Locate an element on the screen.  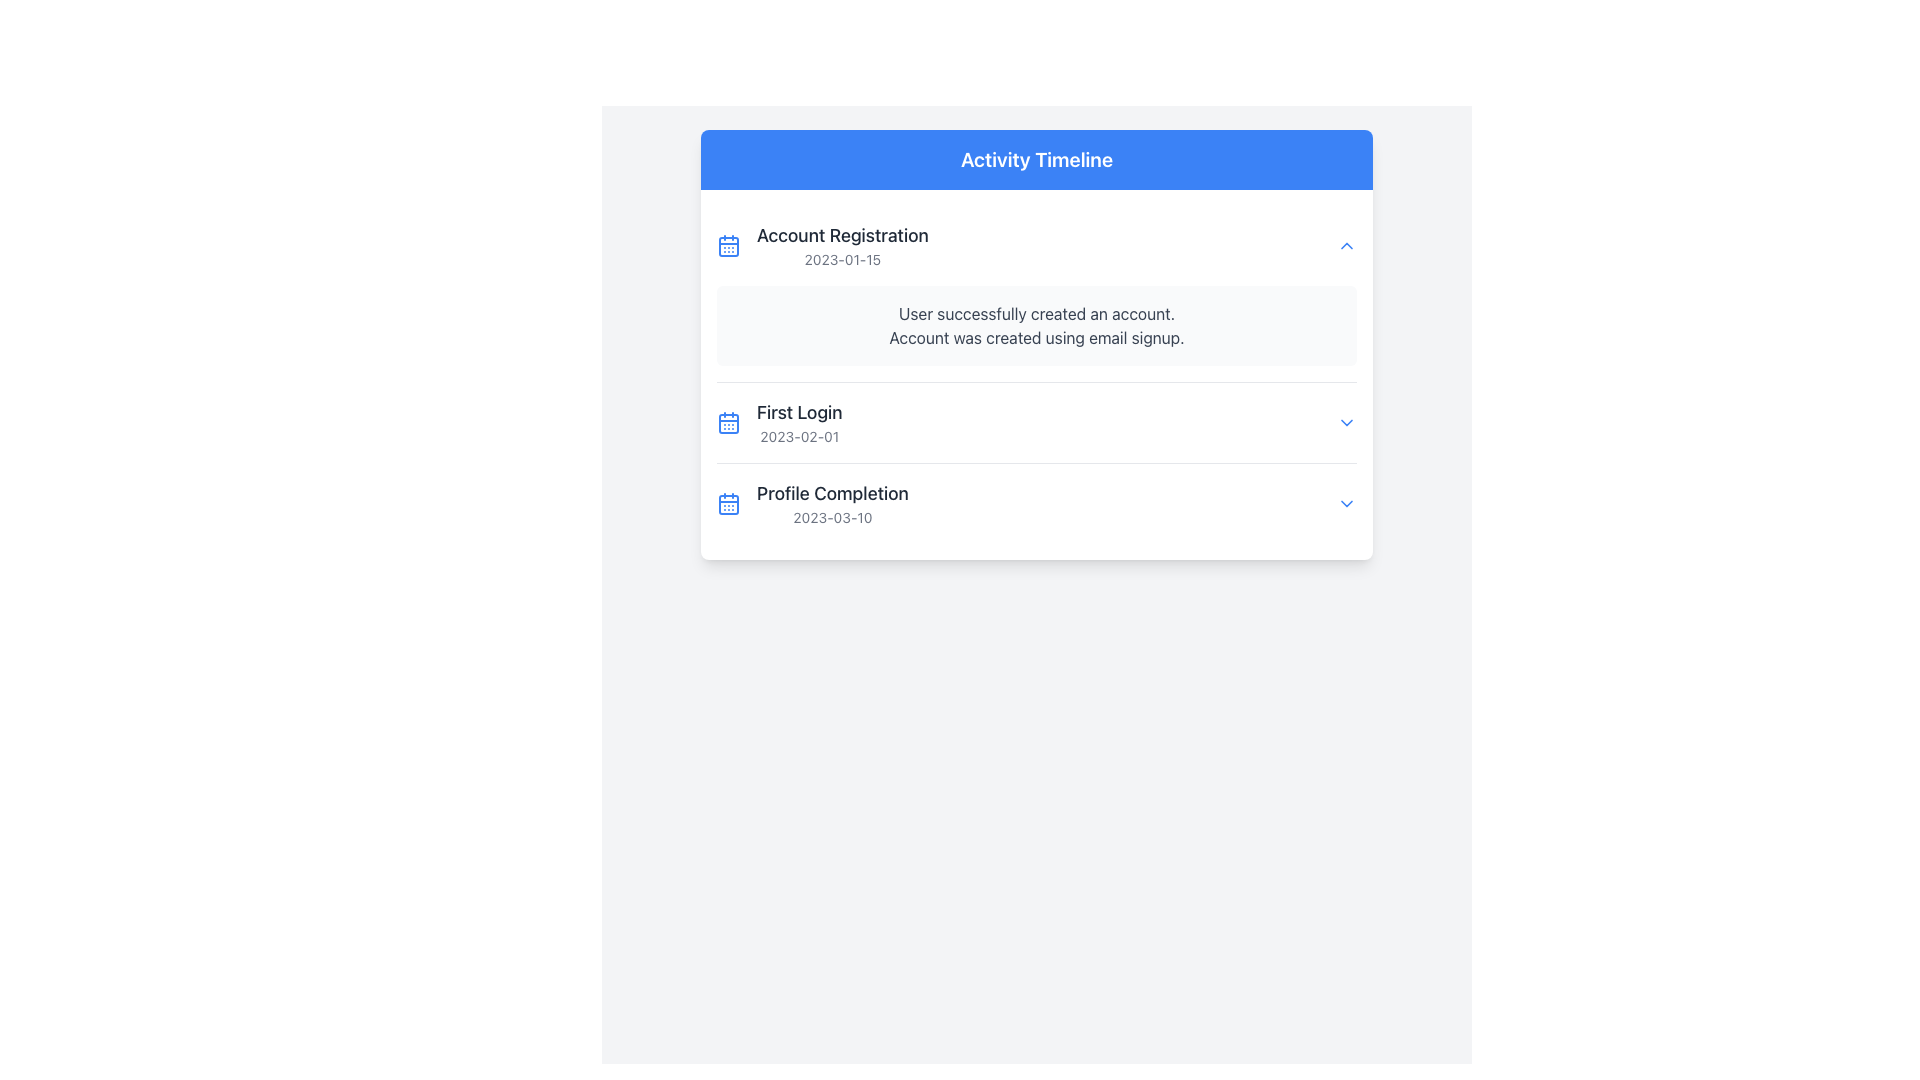
text from the Header or Title Bar of the 'Activity Timeline' section, which serves as the title for this content area is located at coordinates (1036, 158).